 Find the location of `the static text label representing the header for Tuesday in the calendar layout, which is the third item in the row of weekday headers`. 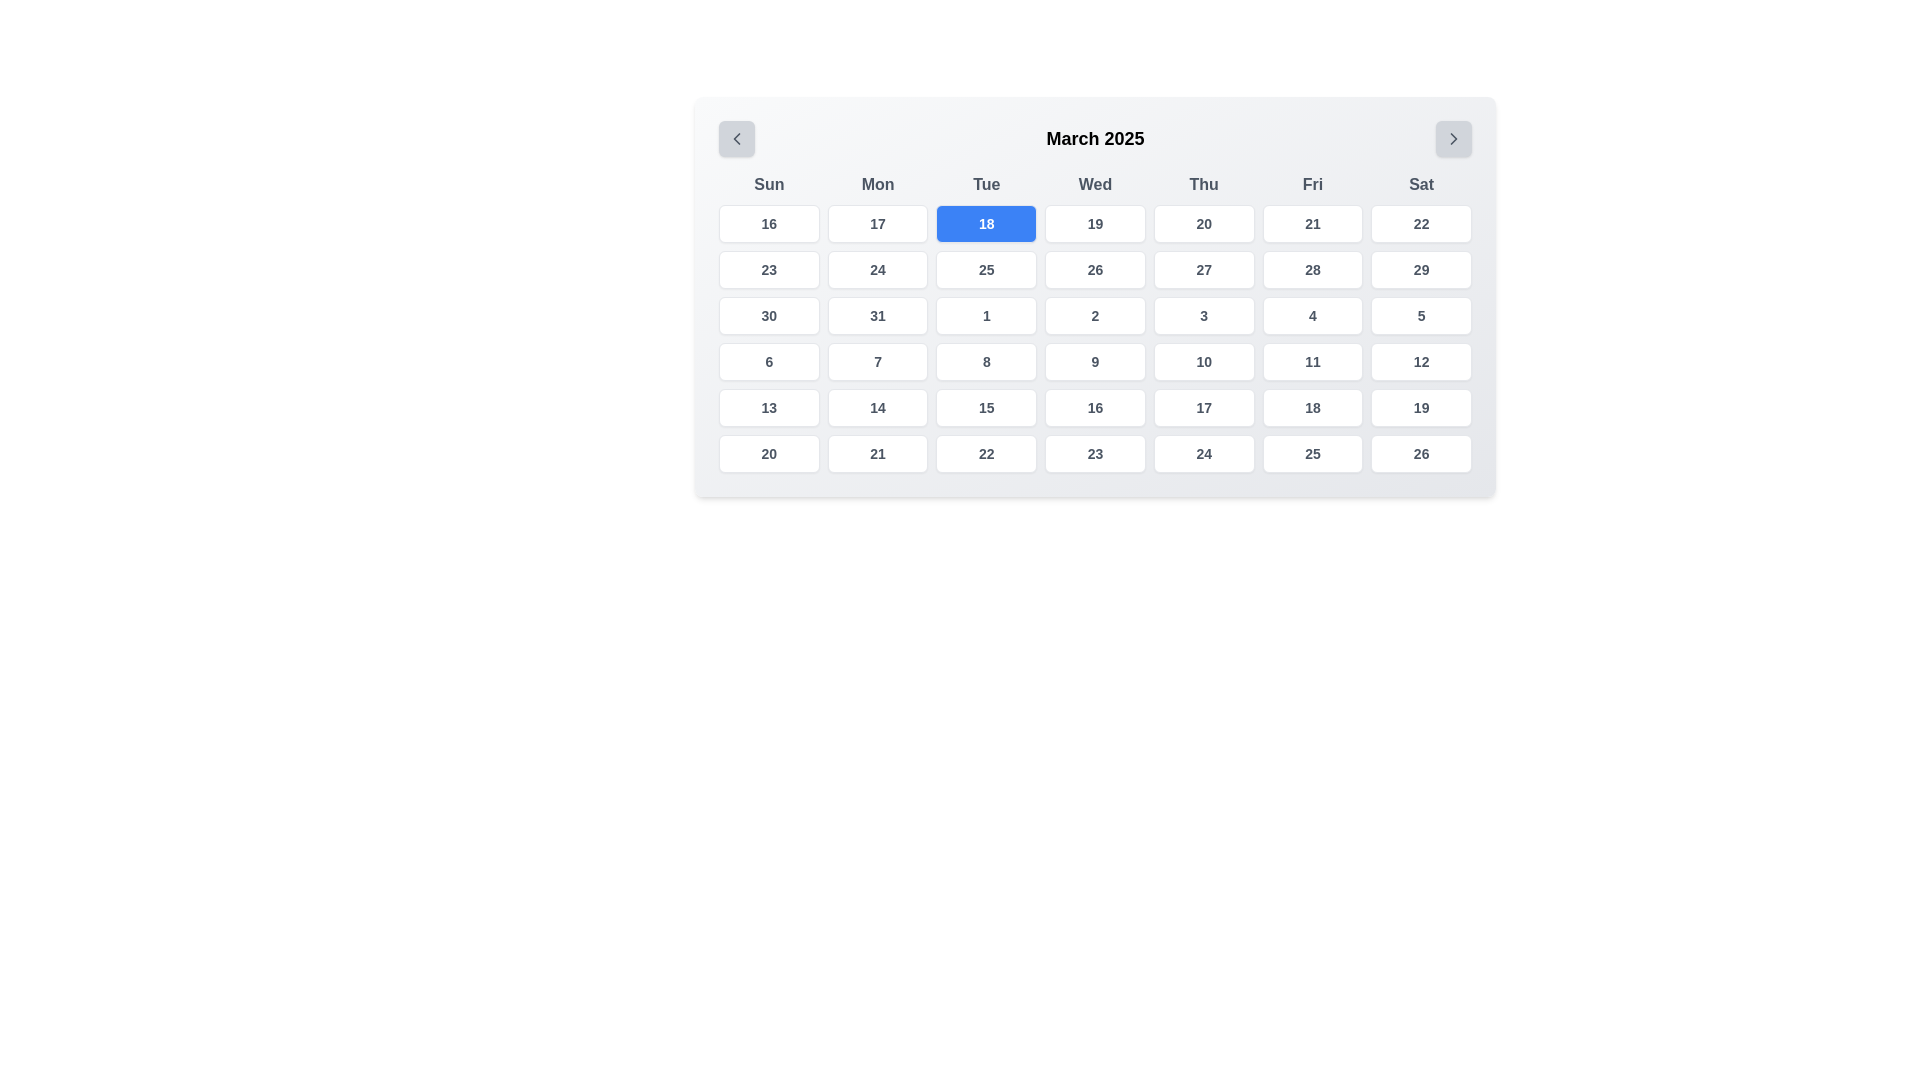

the static text label representing the header for Tuesday in the calendar layout, which is the third item in the row of weekday headers is located at coordinates (986, 185).